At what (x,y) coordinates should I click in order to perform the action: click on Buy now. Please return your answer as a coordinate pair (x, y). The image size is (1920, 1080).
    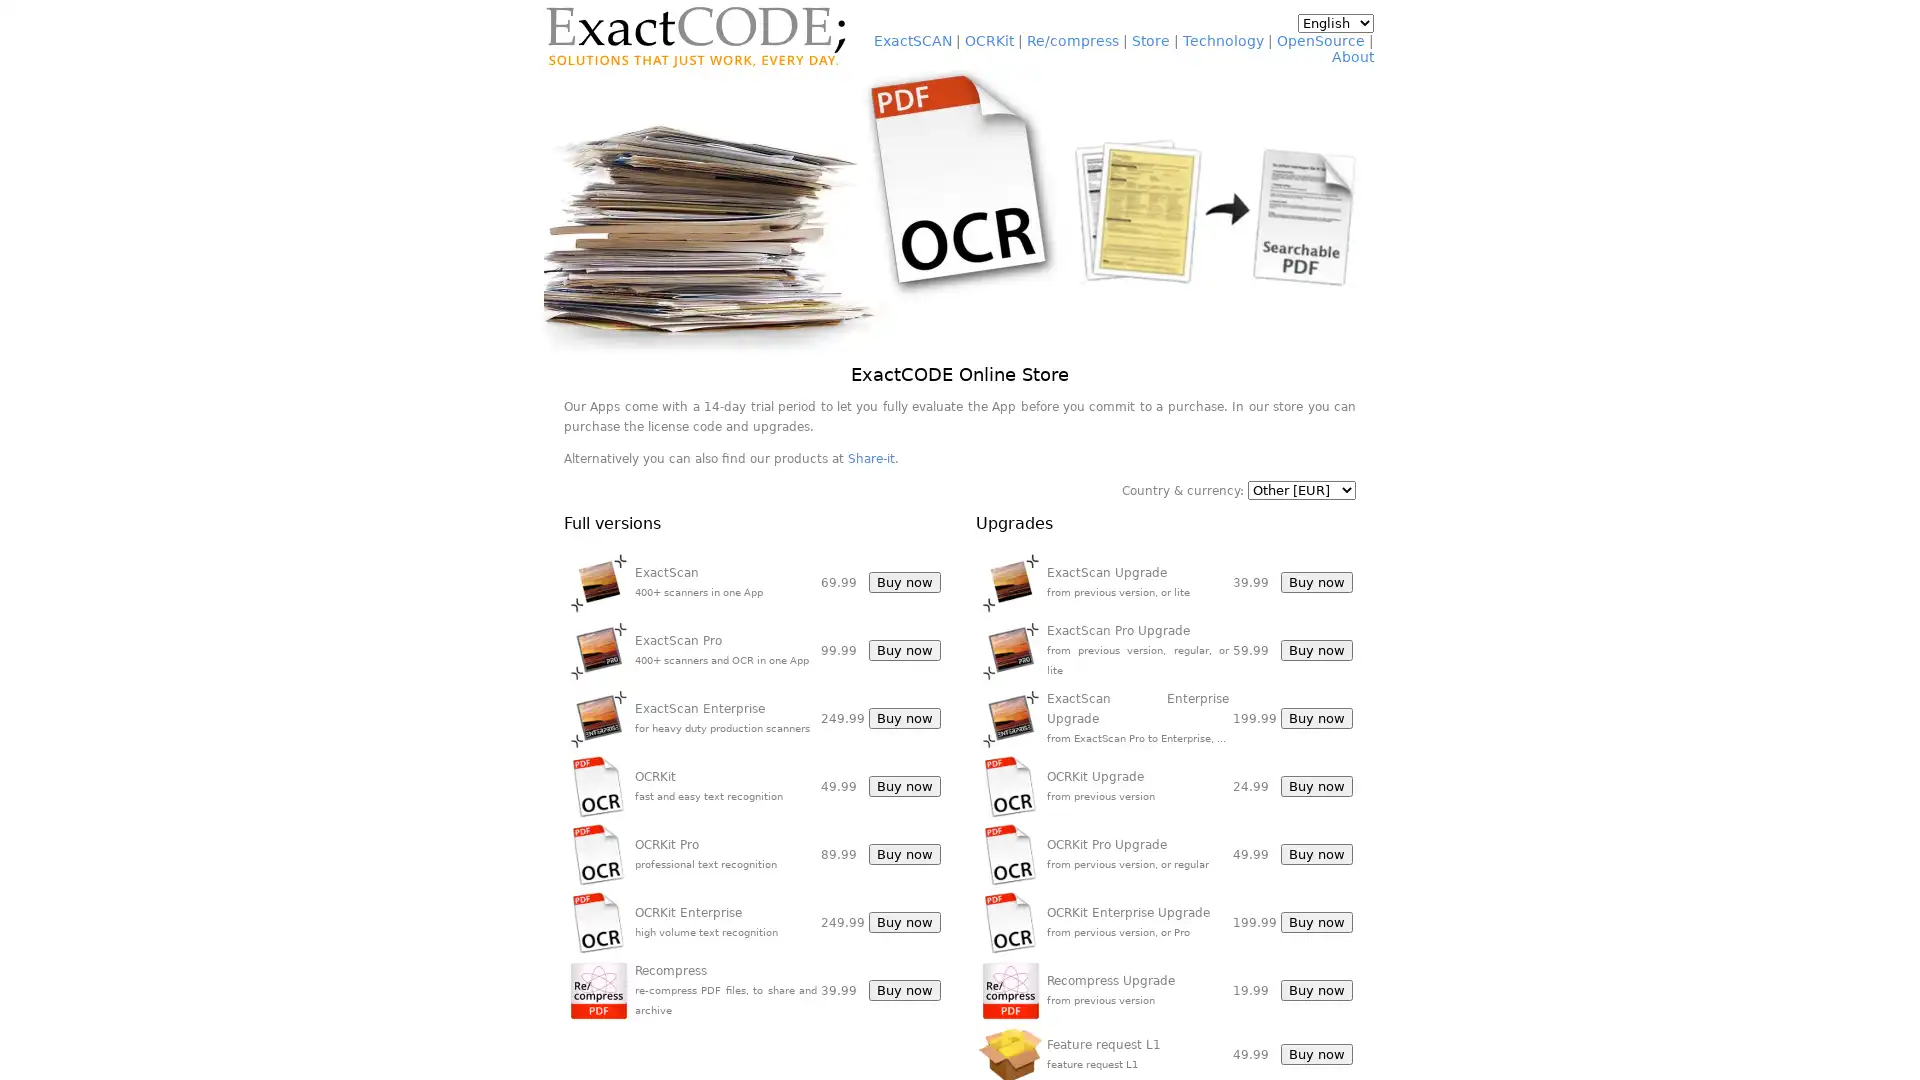
    Looking at the image, I should click on (1315, 650).